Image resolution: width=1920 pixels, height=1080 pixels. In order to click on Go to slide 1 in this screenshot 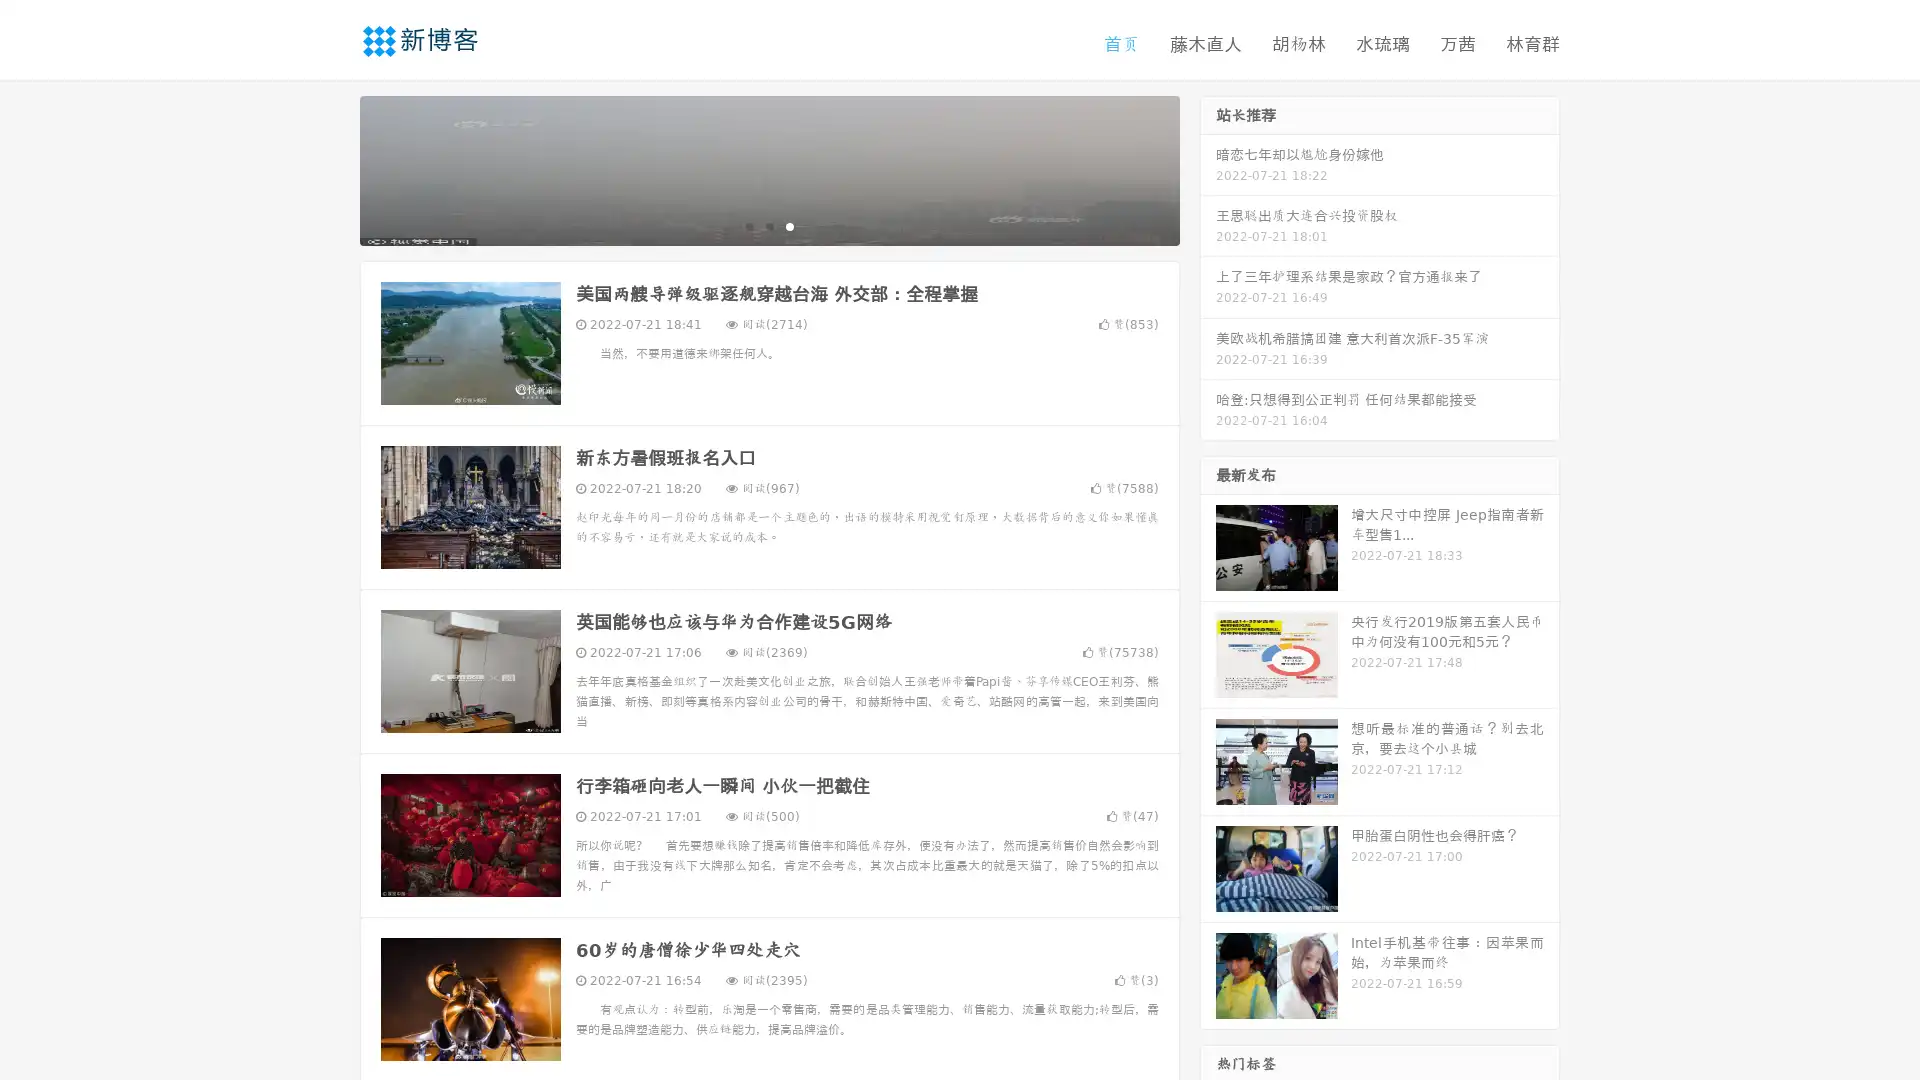, I will do `click(748, 225)`.